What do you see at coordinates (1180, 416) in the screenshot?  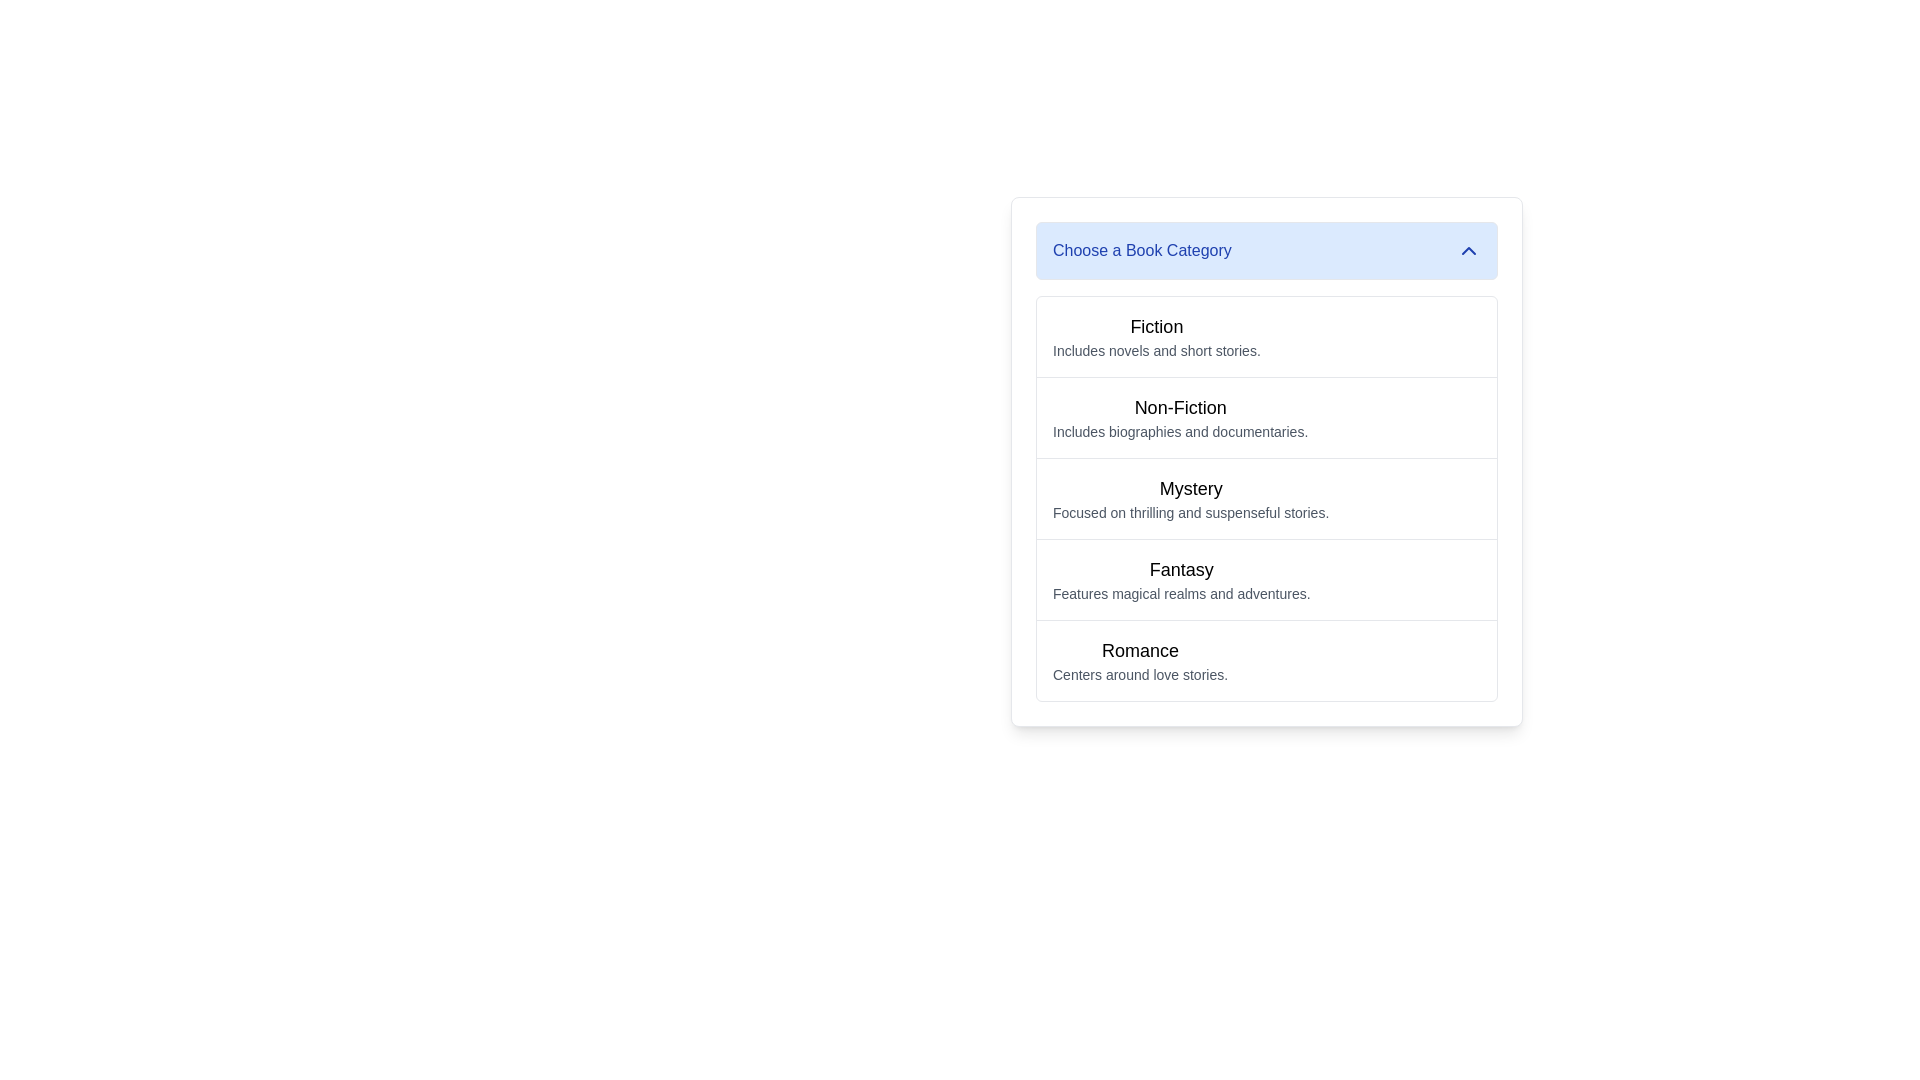 I see `the 'Non-Fiction' category option in the selectable list` at bounding box center [1180, 416].